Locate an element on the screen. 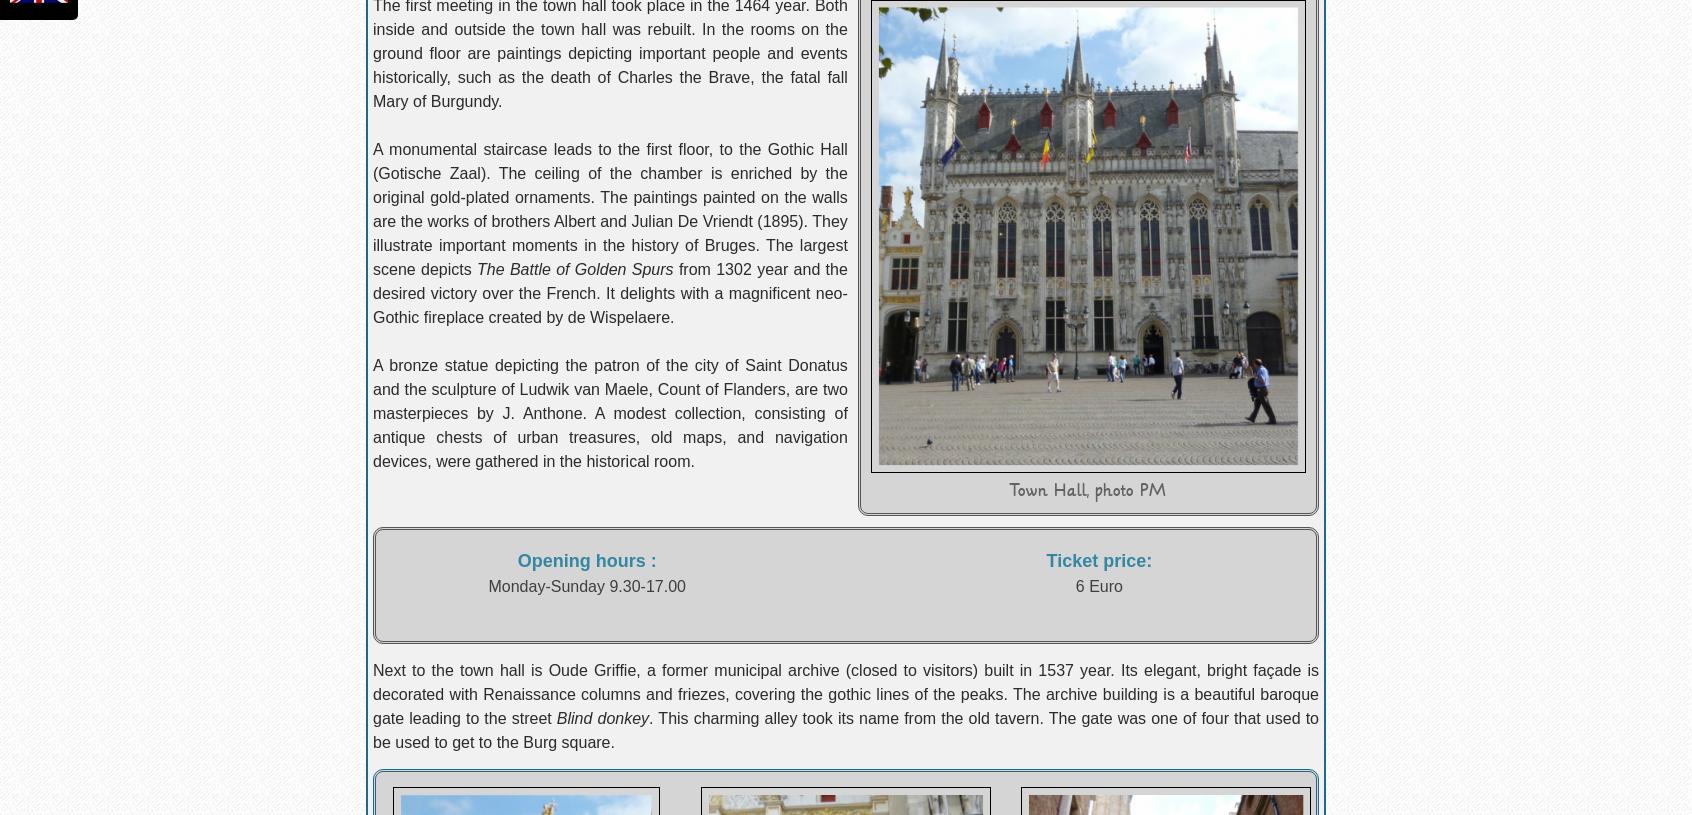 Image resolution: width=1692 pixels, height=815 pixels. 'A monumental staircase leads to the first floor, to the Gothic Hall (Gotische Zaal). The ceiling of the chamber is enriched by the original gold-plated ornaments. The paintings painted on the walls are the works of brothers Albert and Julian De Vriendt (1895). They illustrate important moments in the history of Bruges. The largest scene depicts' is located at coordinates (608, 209).